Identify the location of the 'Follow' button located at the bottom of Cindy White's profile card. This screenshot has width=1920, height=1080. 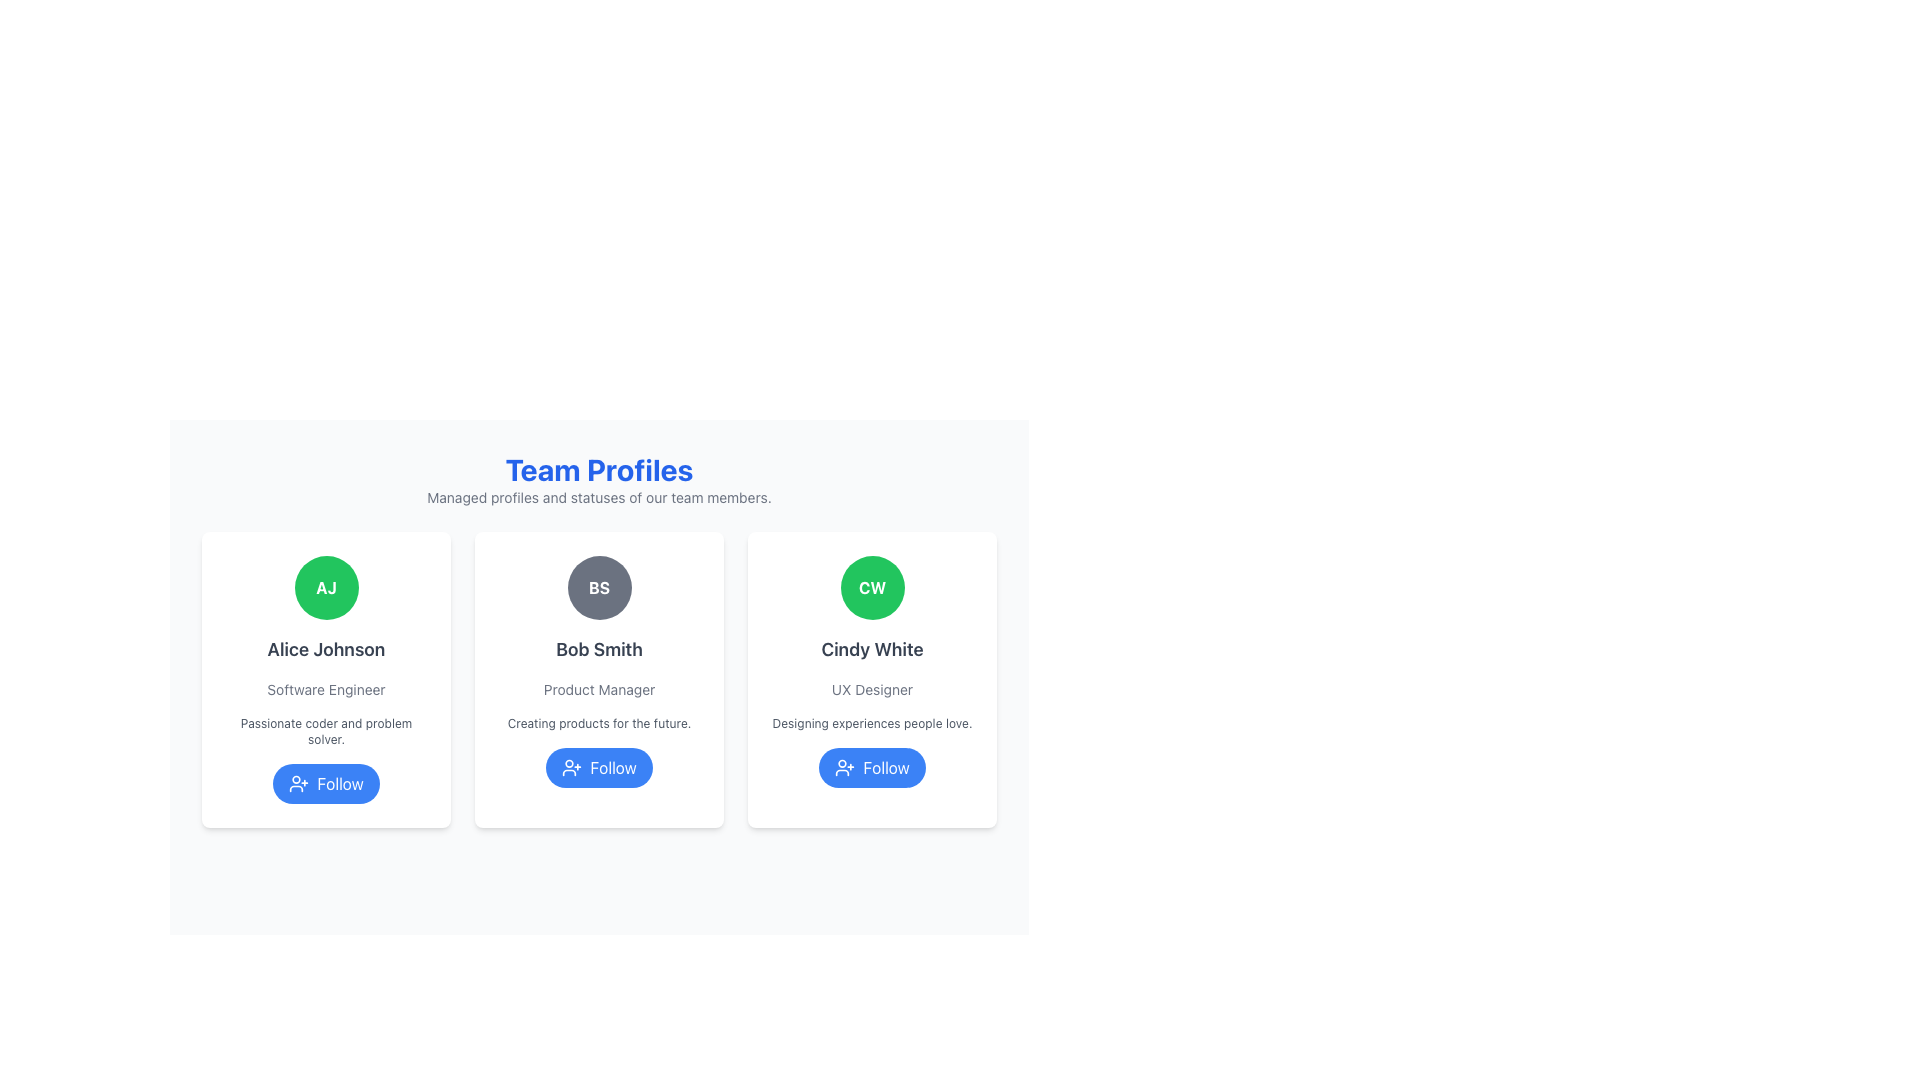
(872, 766).